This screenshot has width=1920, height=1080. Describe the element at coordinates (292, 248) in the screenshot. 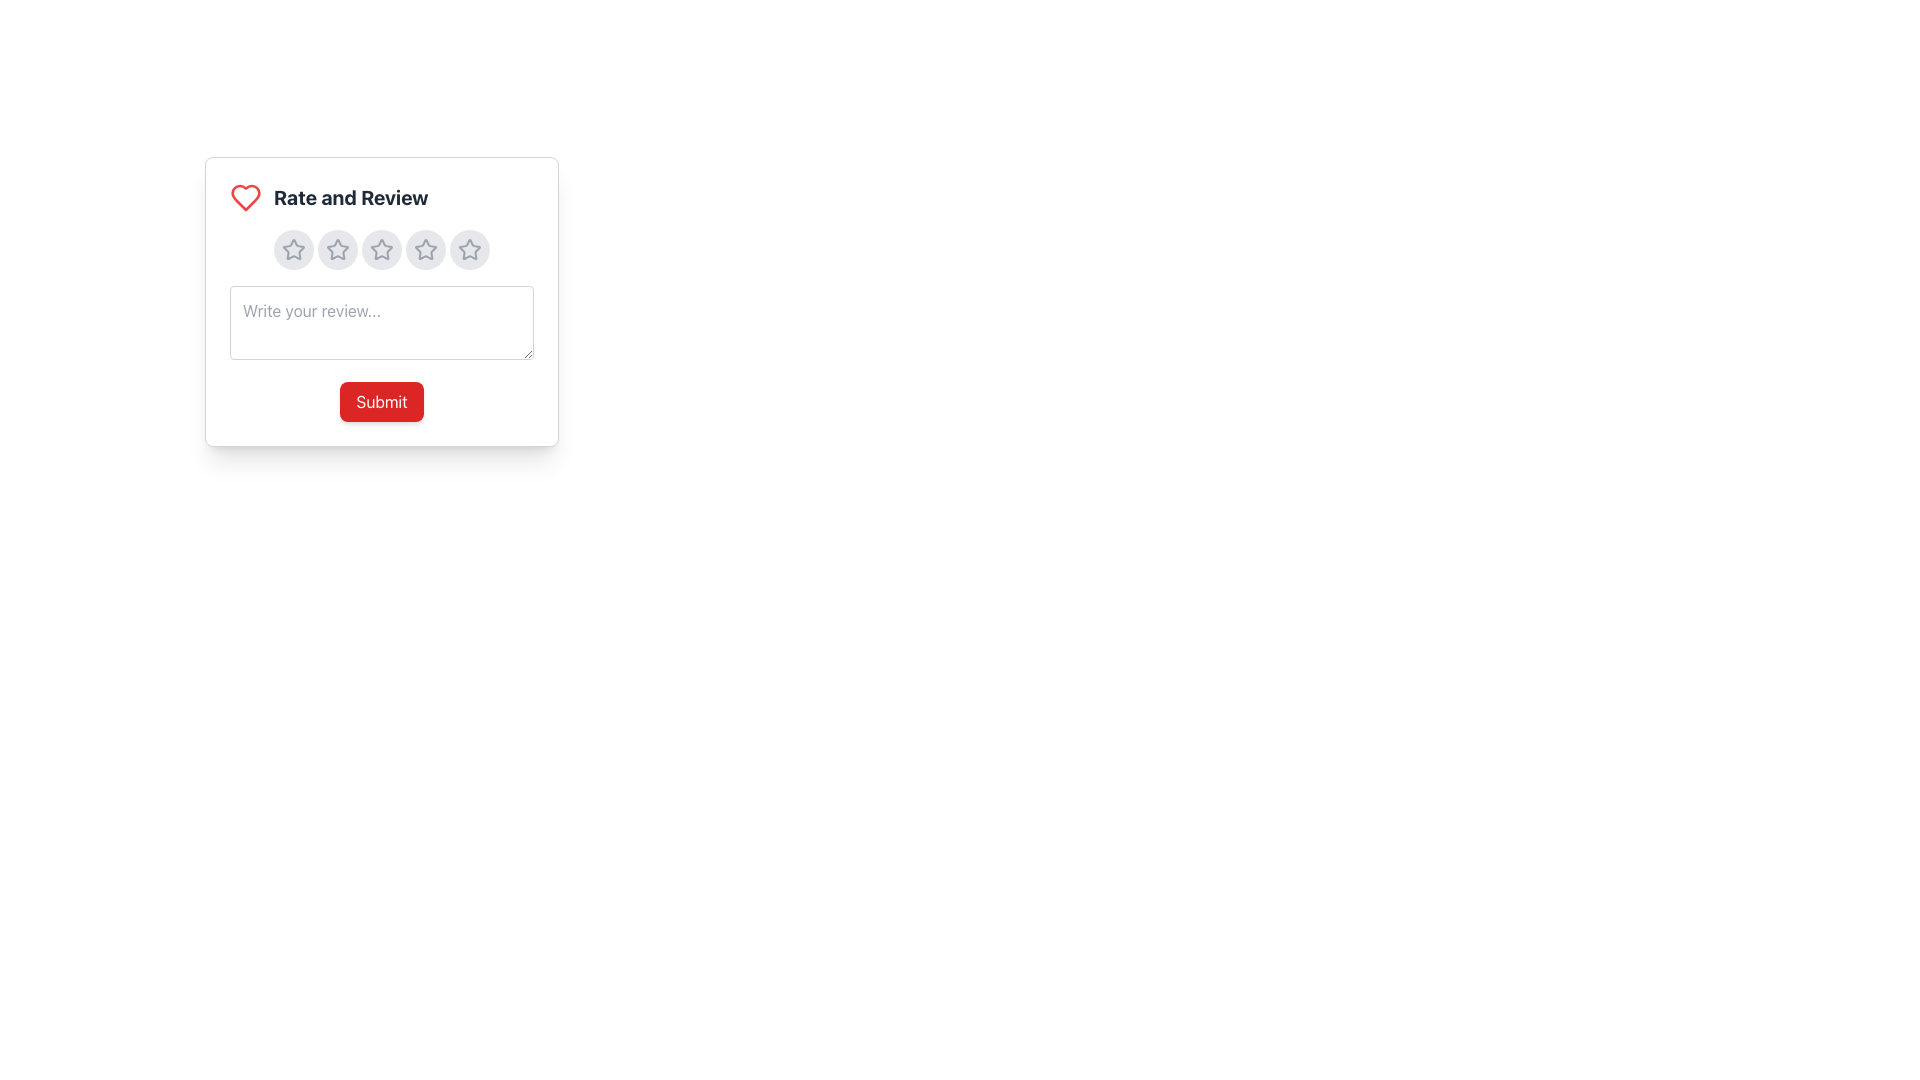

I see `the first star icon in the rating section of the 'Rate and Review' card` at that location.